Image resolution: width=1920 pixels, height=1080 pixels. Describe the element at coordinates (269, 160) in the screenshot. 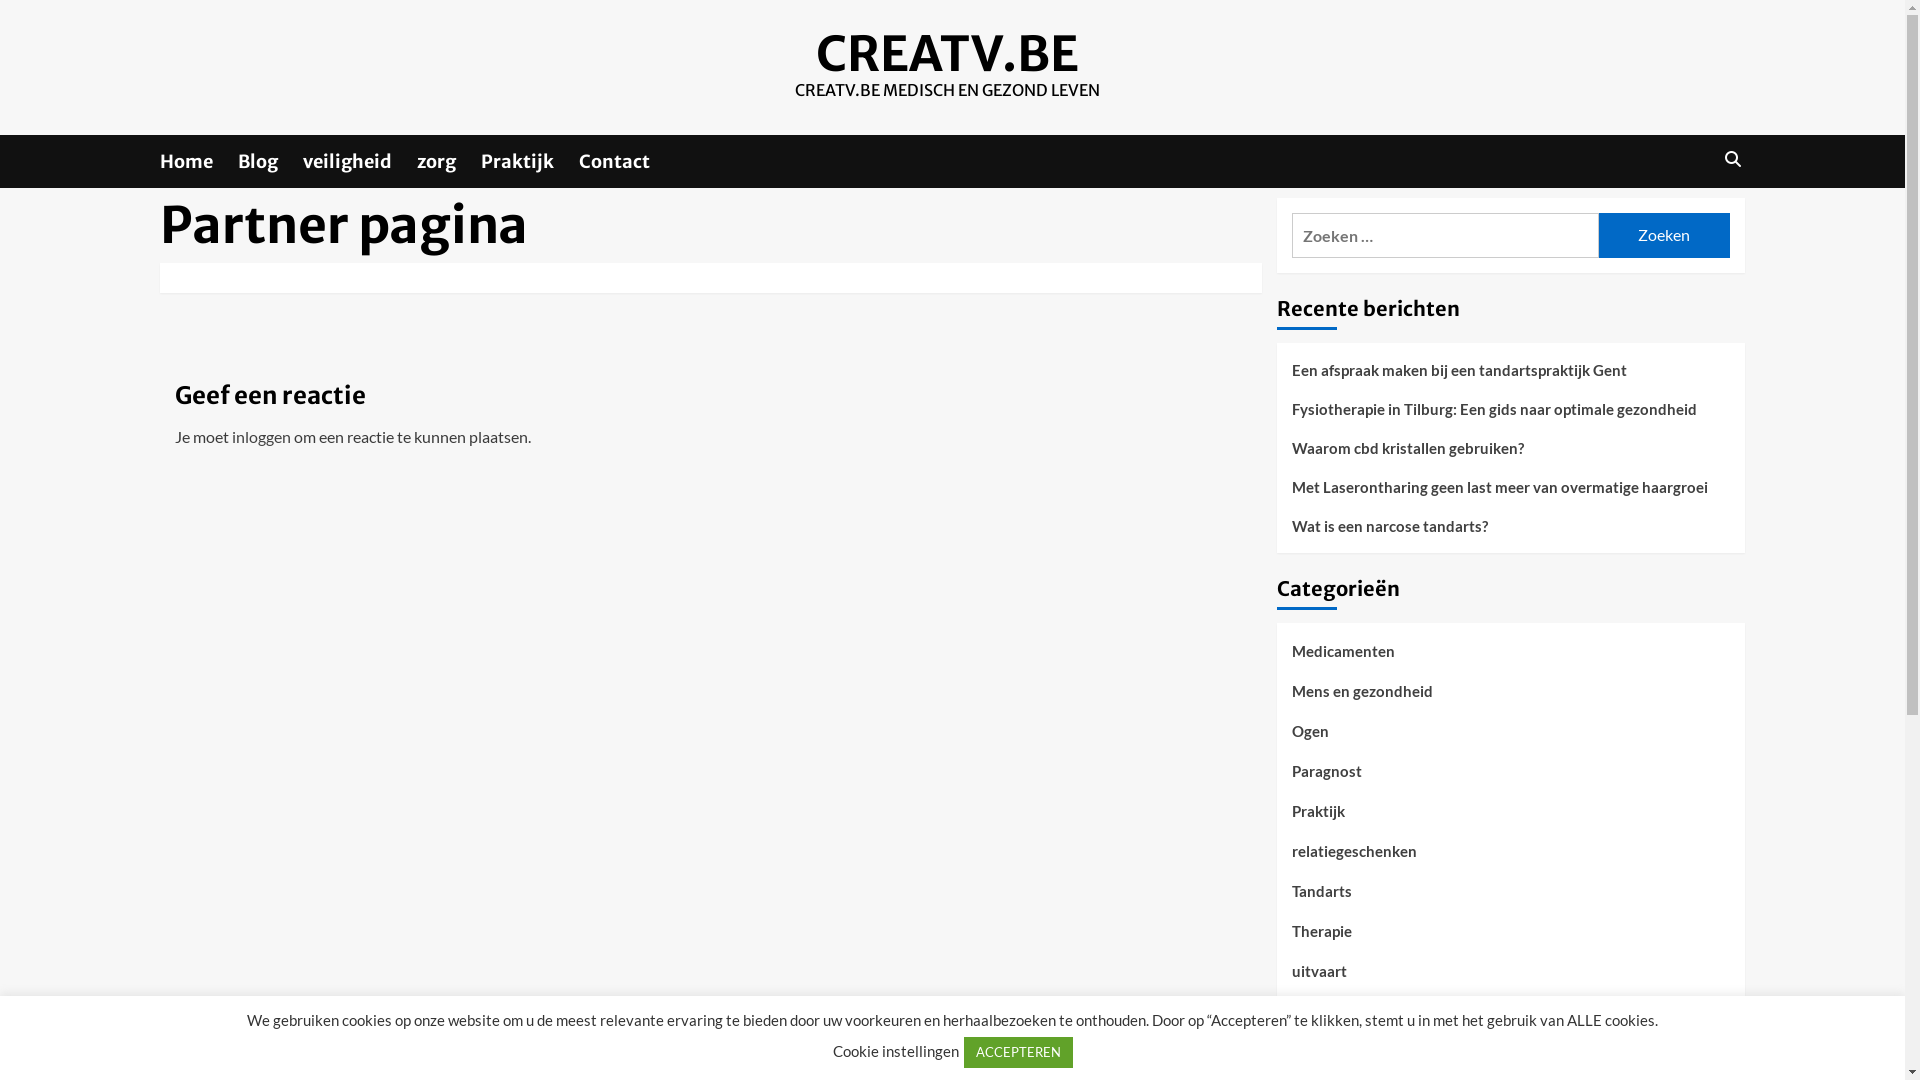

I see `'Blog'` at that location.